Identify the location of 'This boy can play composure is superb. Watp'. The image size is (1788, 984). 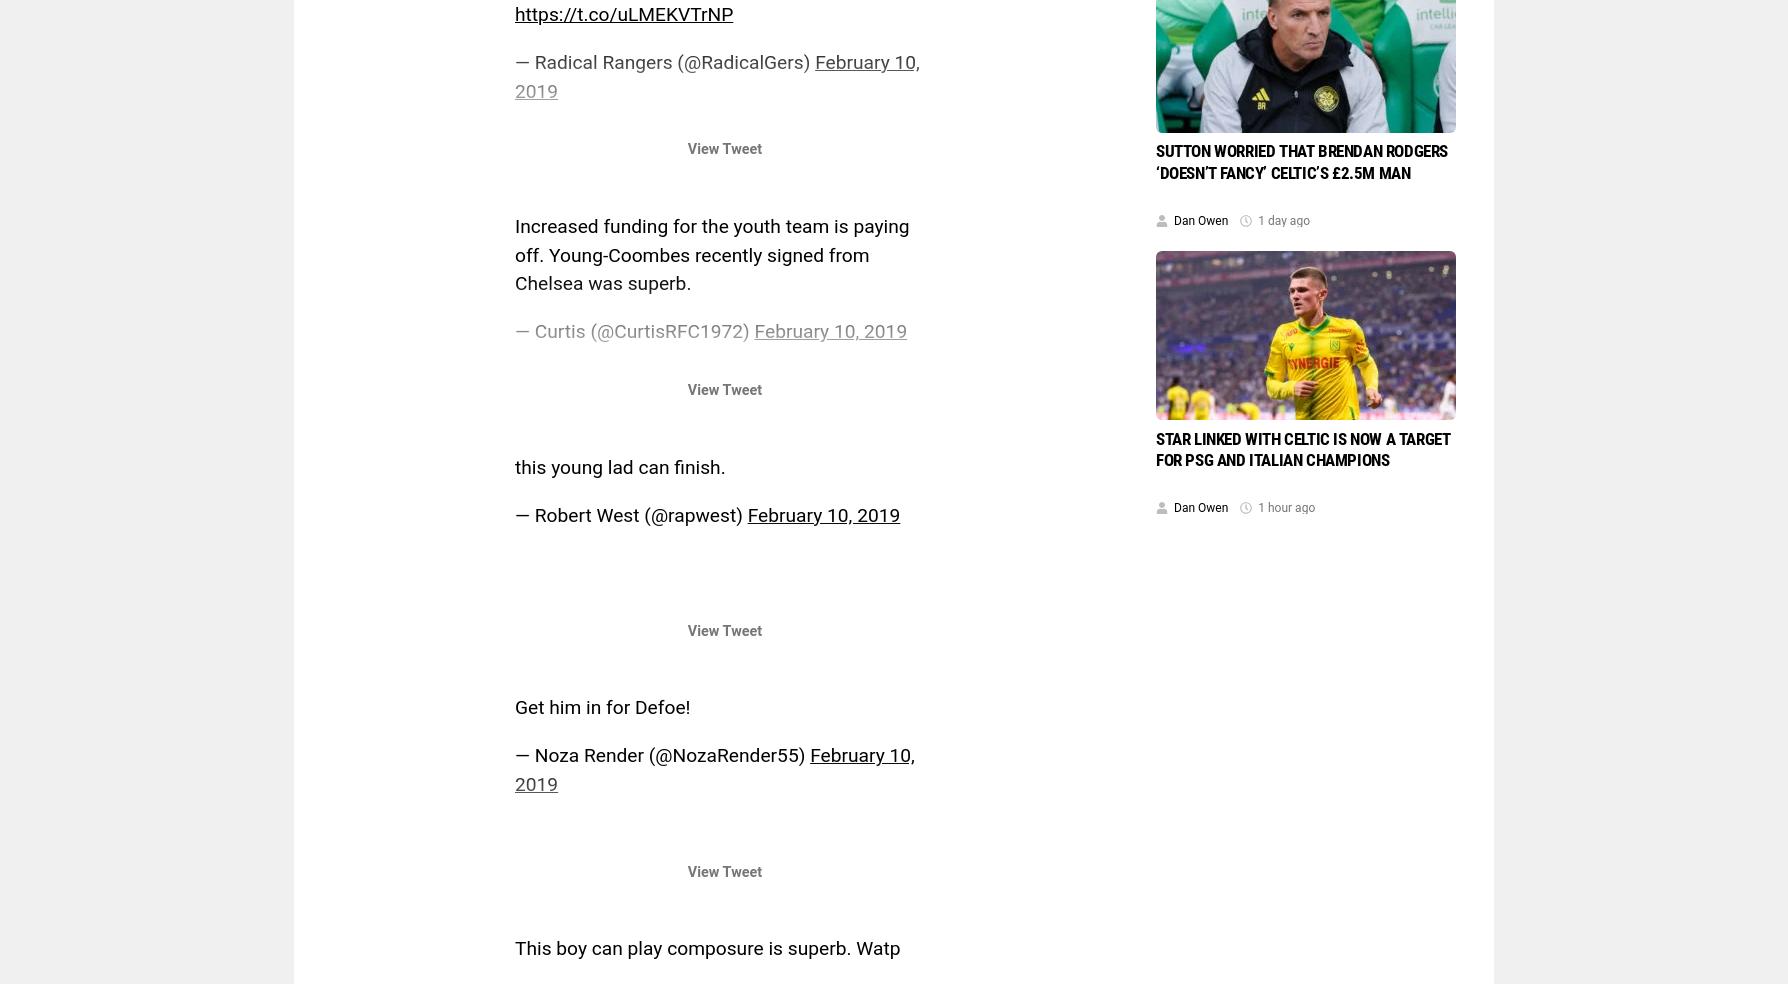
(706, 948).